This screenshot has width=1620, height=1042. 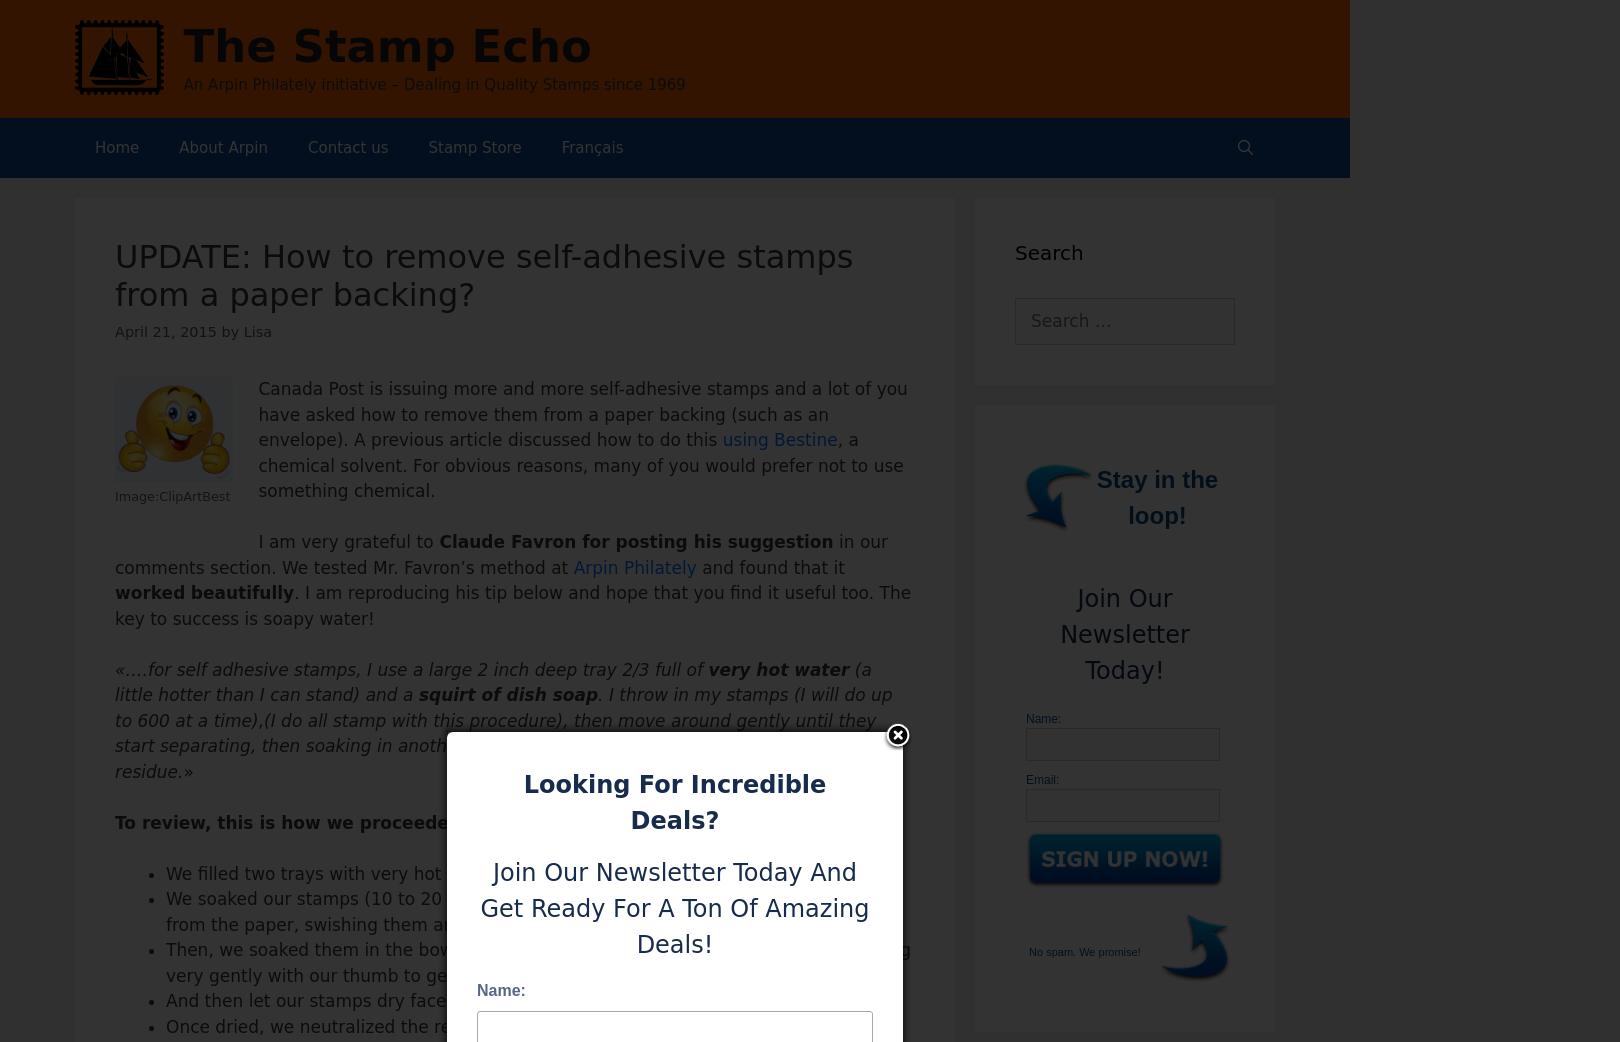 I want to click on 'and found that it', so click(x=769, y=565).